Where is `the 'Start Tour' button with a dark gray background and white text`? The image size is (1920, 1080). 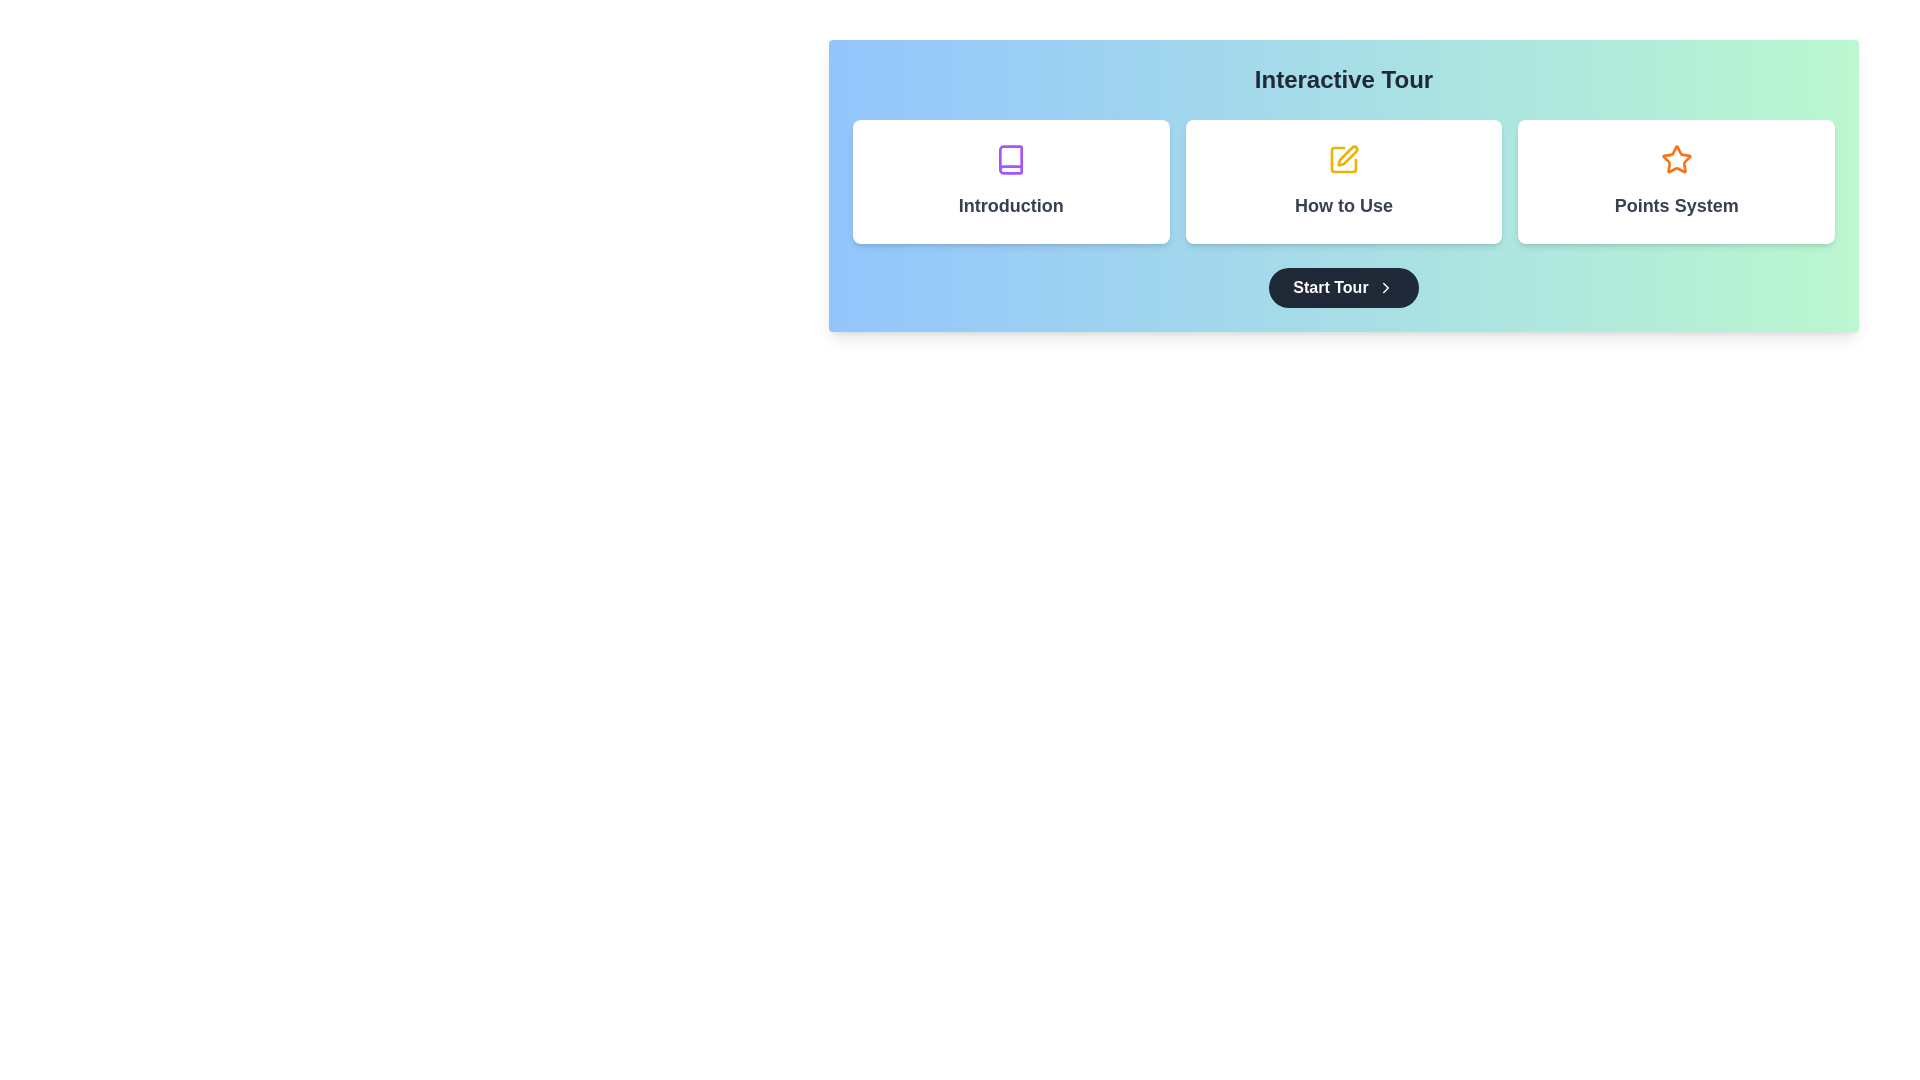 the 'Start Tour' button with a dark gray background and white text is located at coordinates (1344, 288).